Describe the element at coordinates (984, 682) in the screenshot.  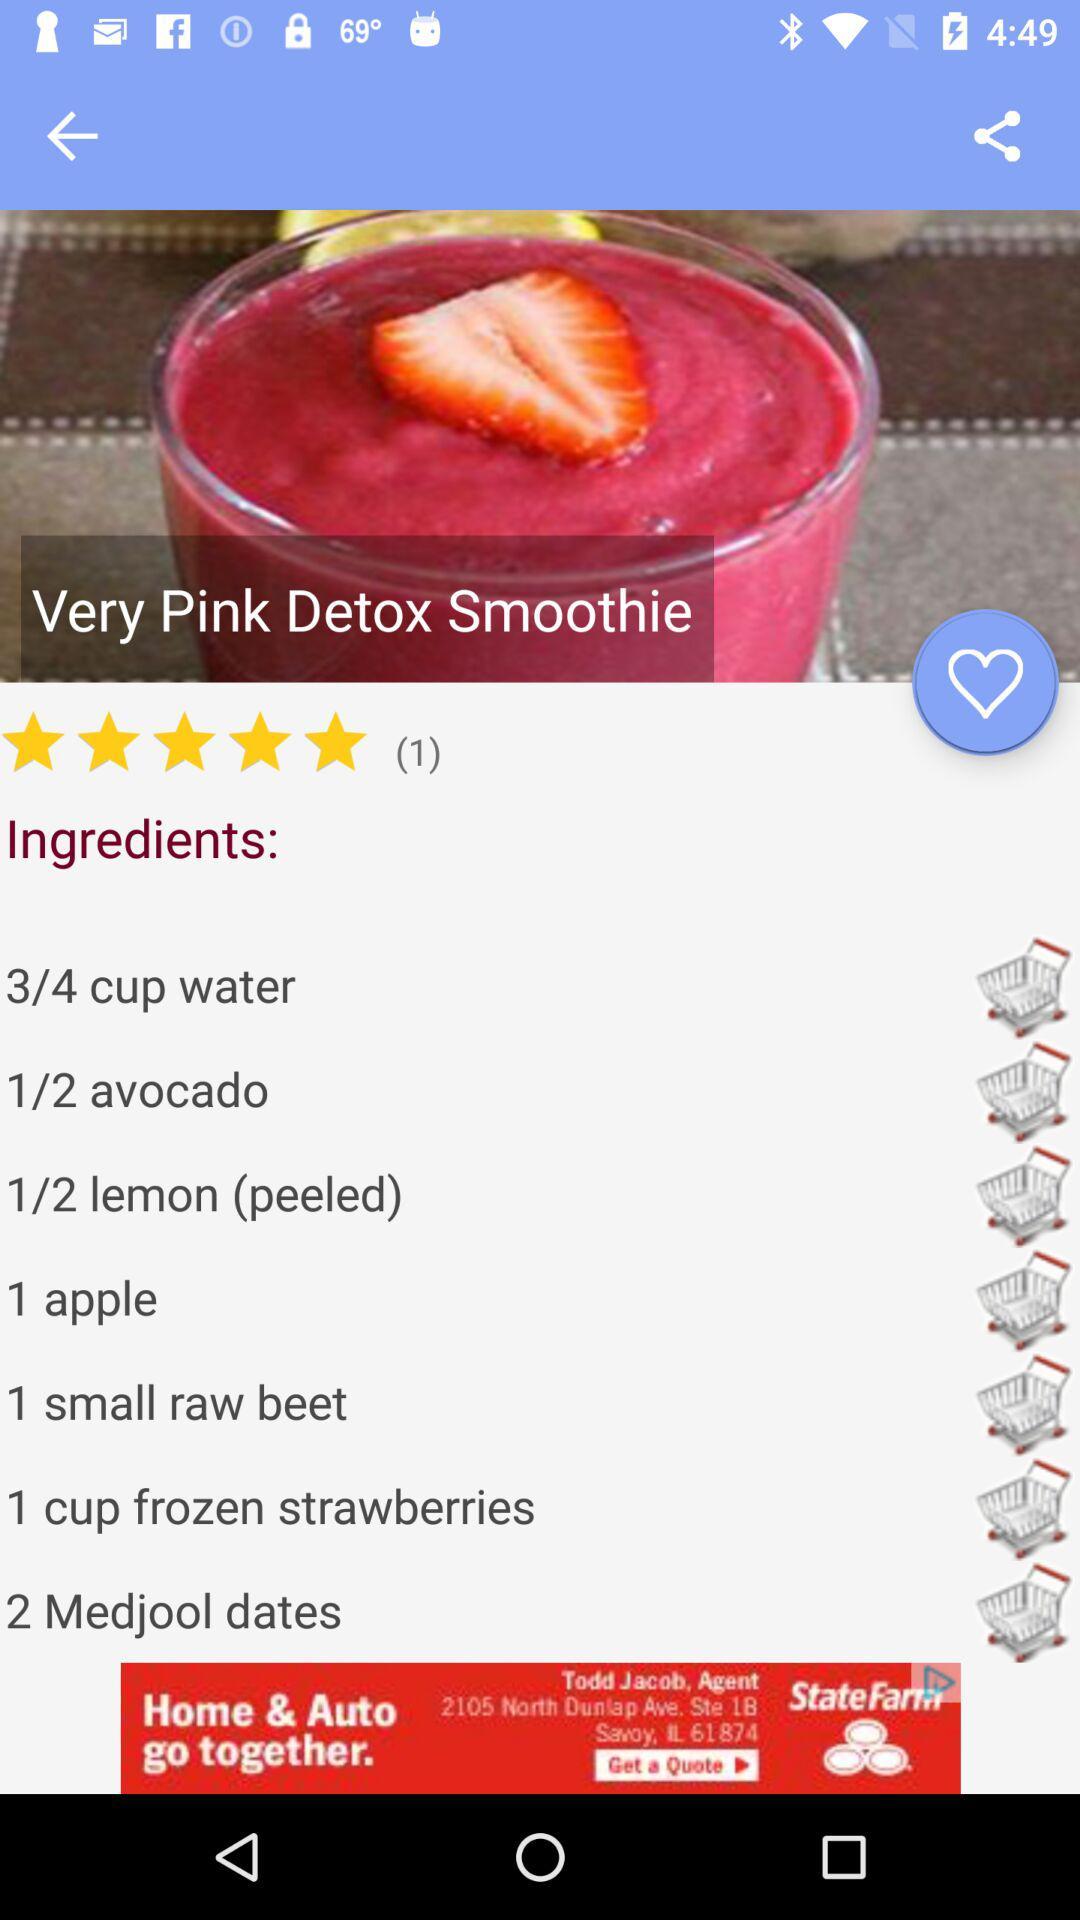
I see `the favorite icon` at that location.